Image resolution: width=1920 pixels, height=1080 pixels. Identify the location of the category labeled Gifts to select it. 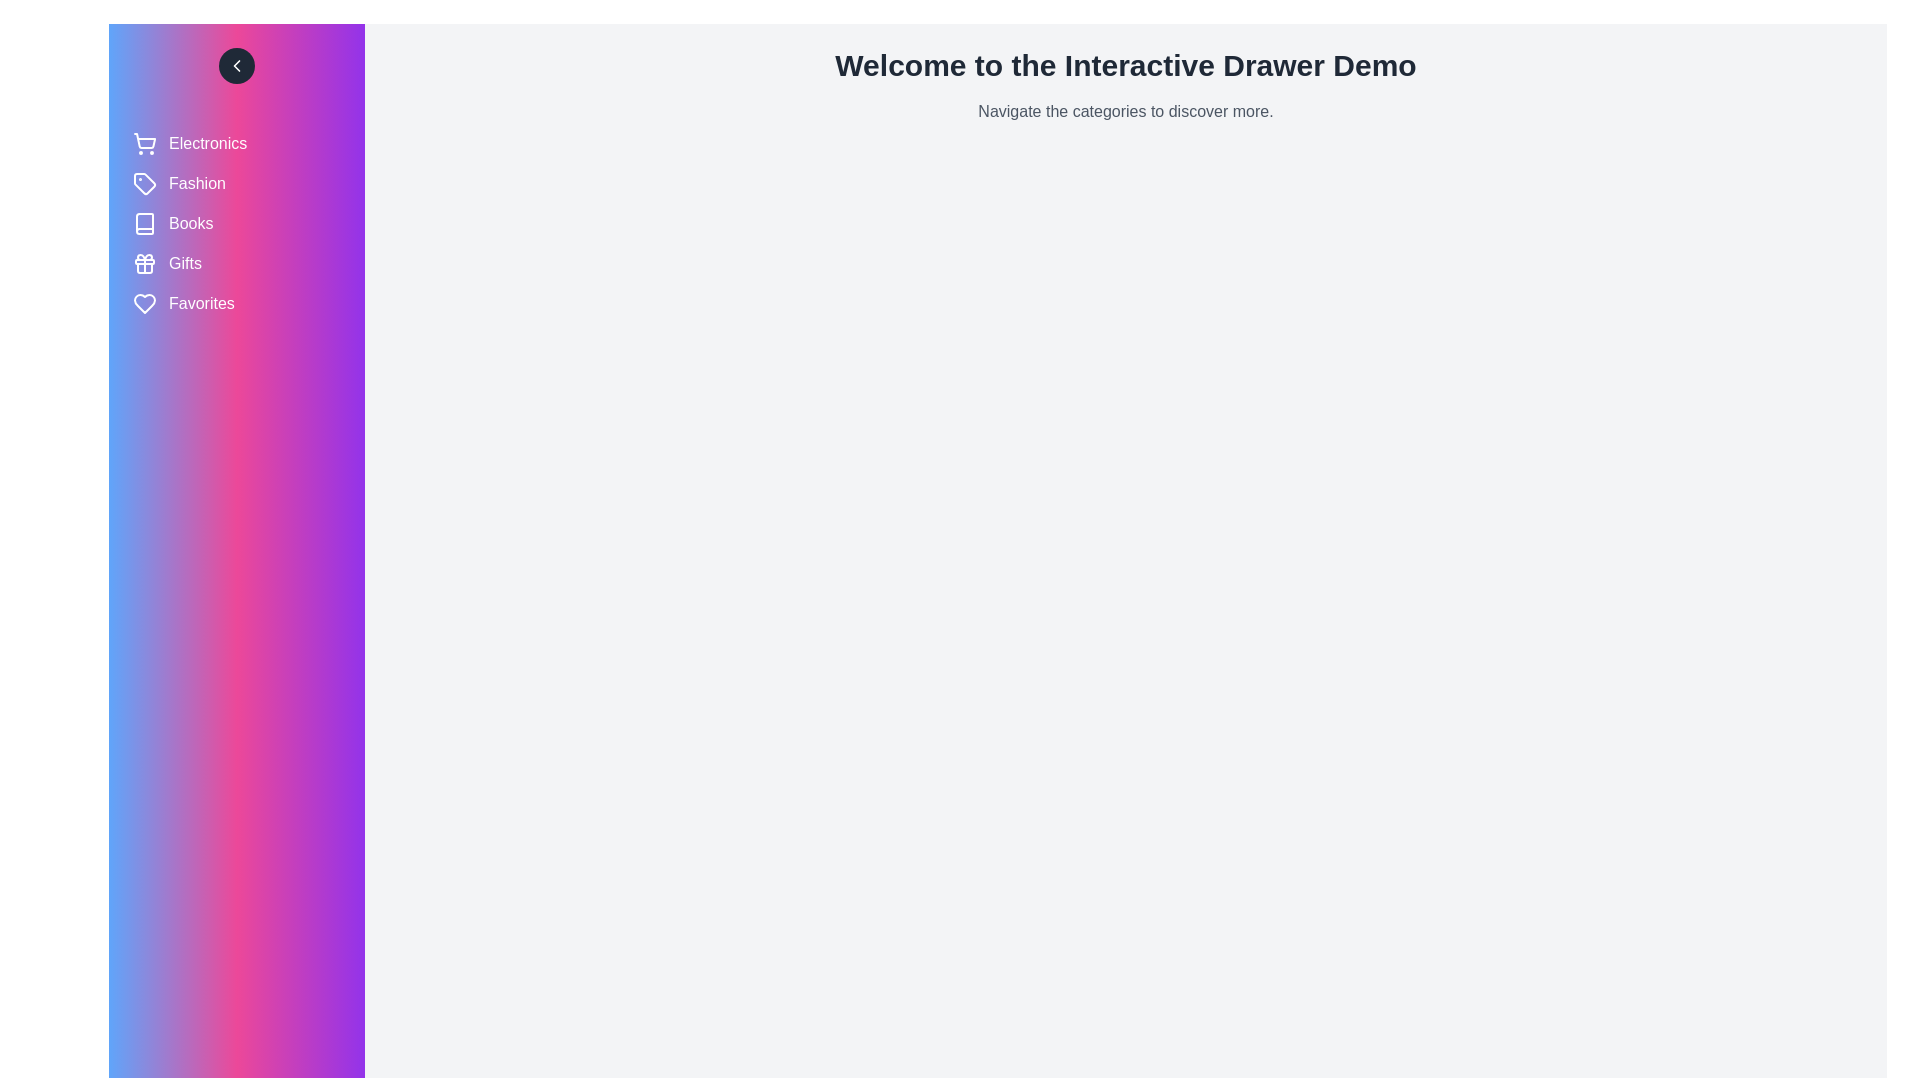
(236, 262).